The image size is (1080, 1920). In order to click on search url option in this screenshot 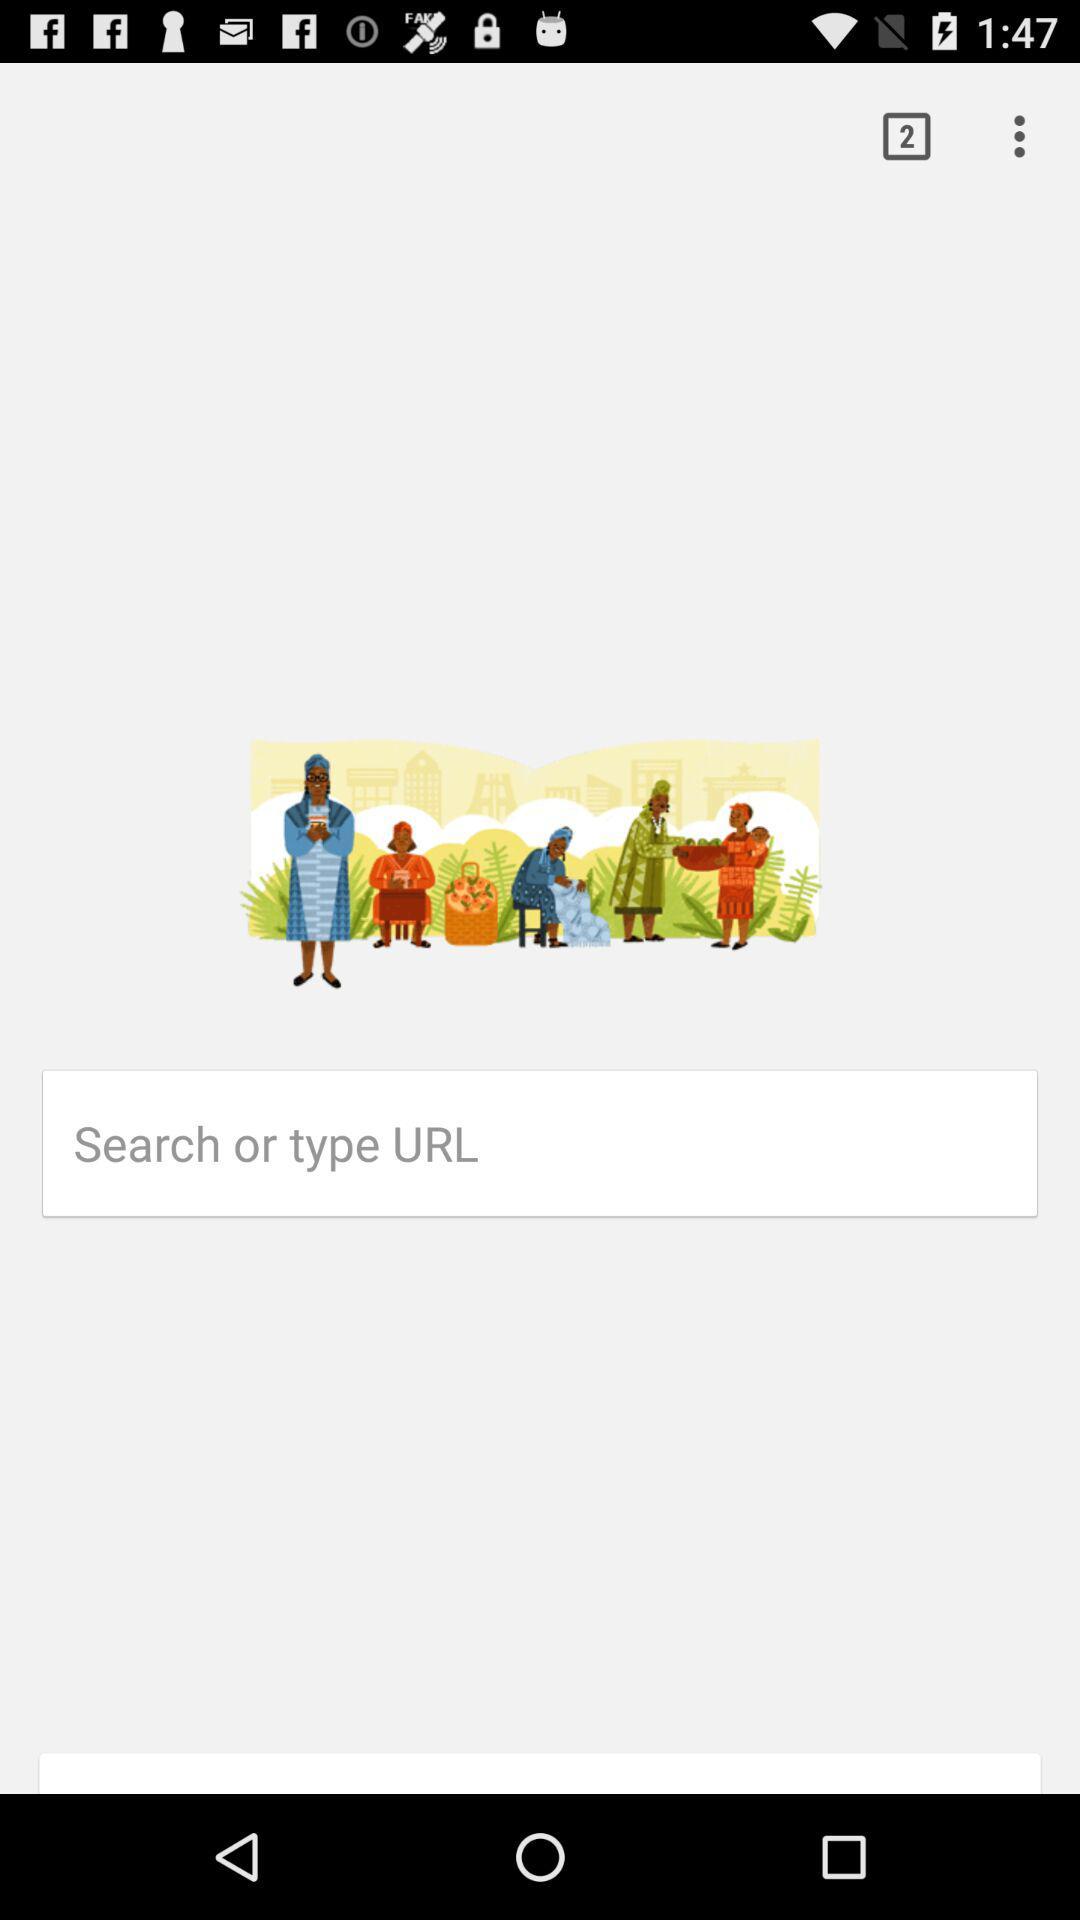, I will do `click(555, 1143)`.